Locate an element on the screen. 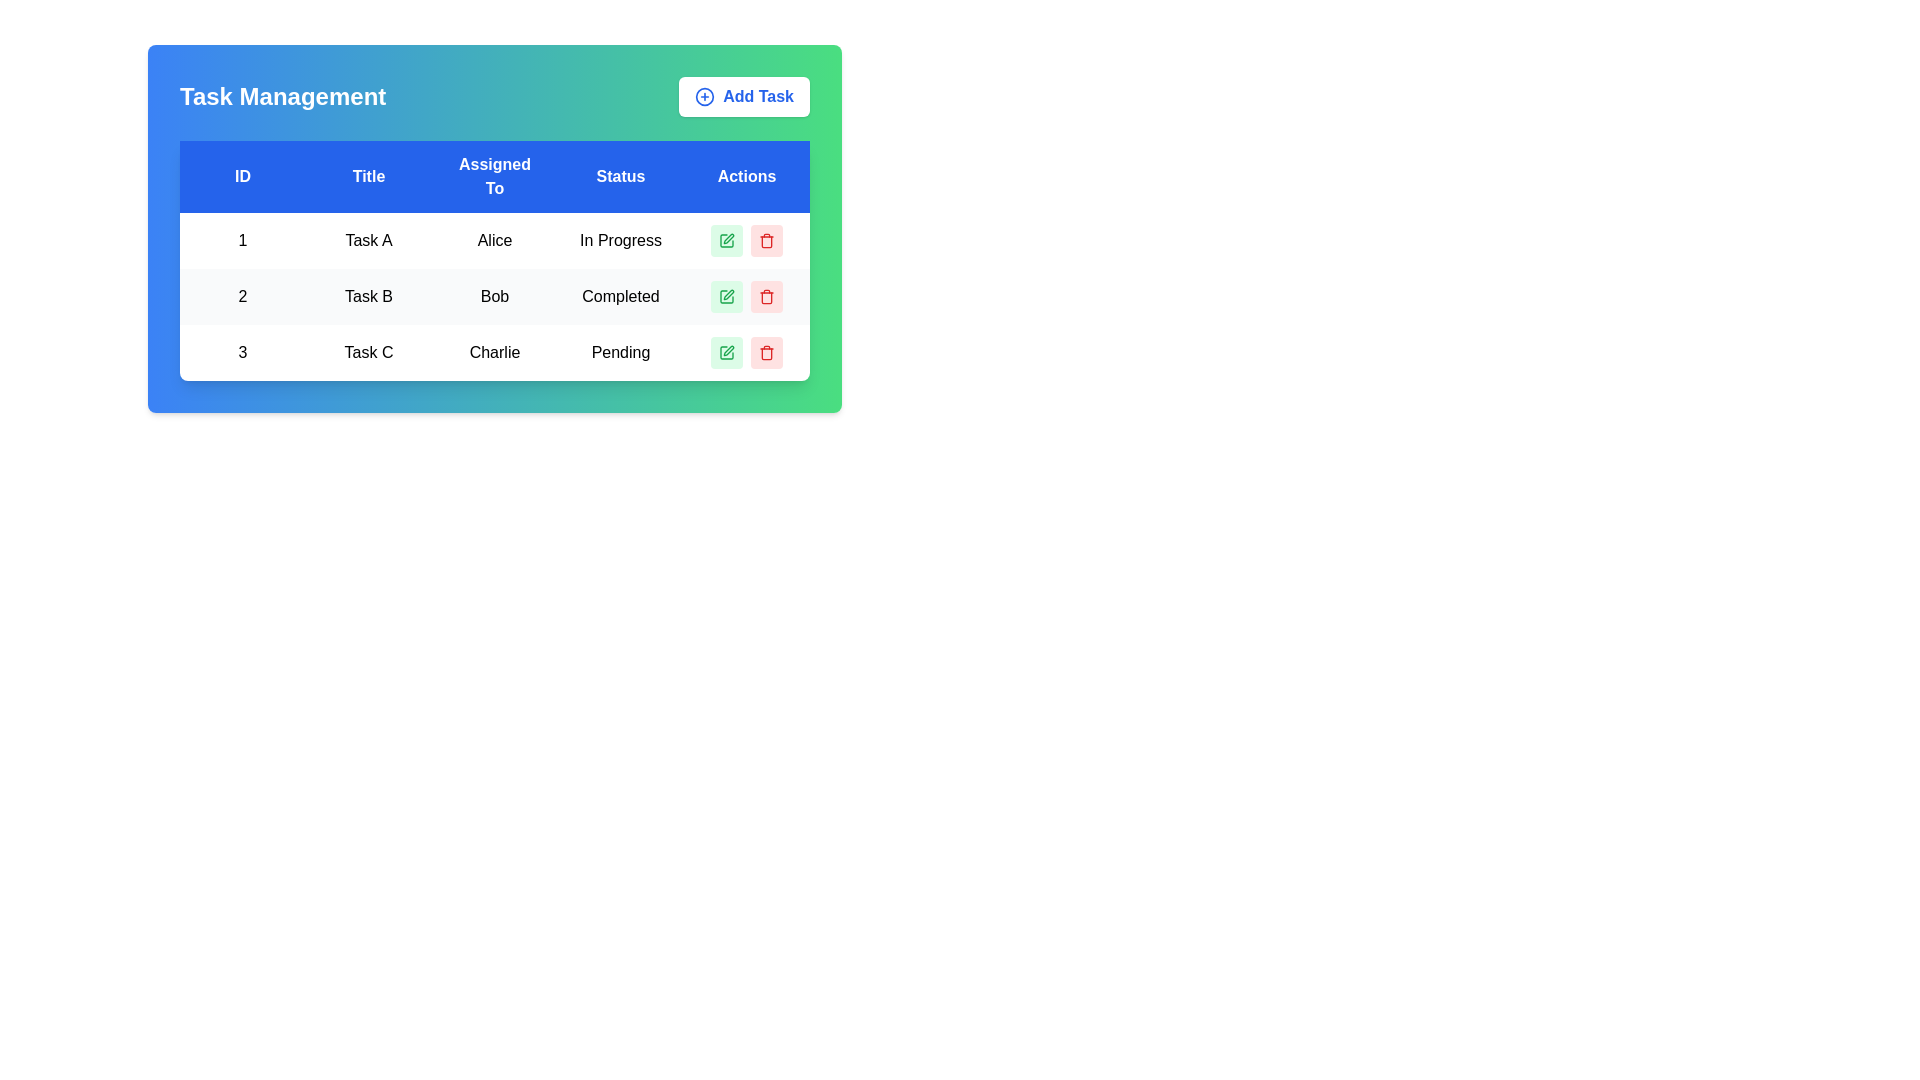 This screenshot has height=1080, width=1920. the Text label in the second column of the first row of the tasks table, which displays the title of a specific task is located at coordinates (369, 239).